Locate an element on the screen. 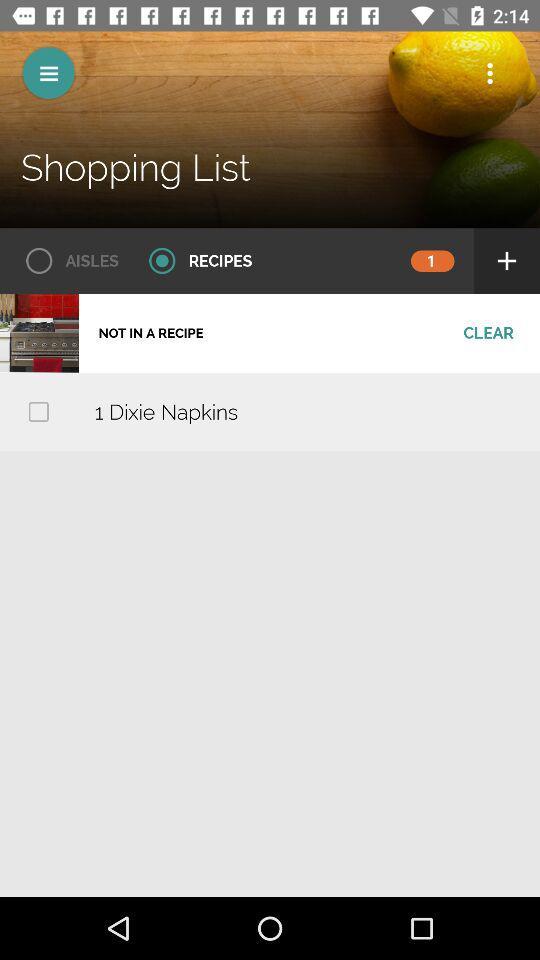 This screenshot has height=960, width=540. menu is located at coordinates (48, 73).